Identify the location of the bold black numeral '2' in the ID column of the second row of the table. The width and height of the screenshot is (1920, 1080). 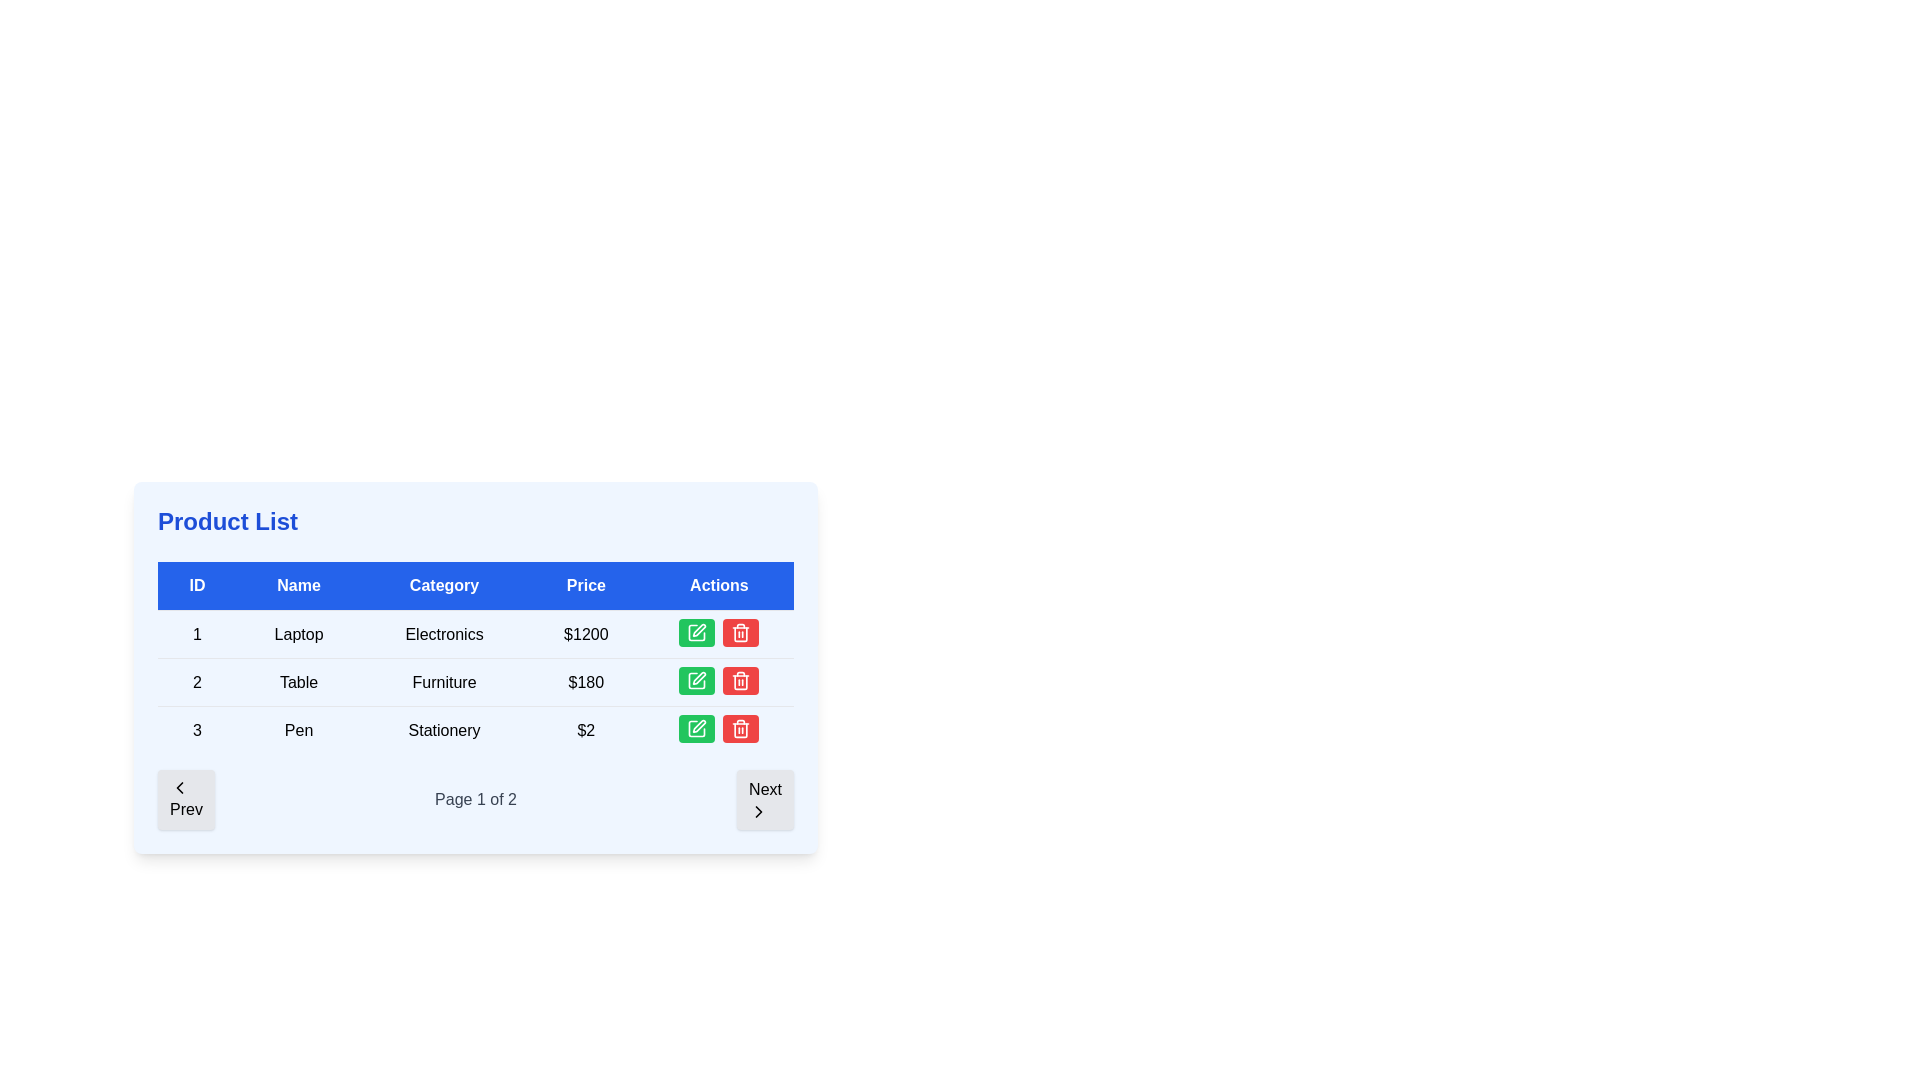
(197, 681).